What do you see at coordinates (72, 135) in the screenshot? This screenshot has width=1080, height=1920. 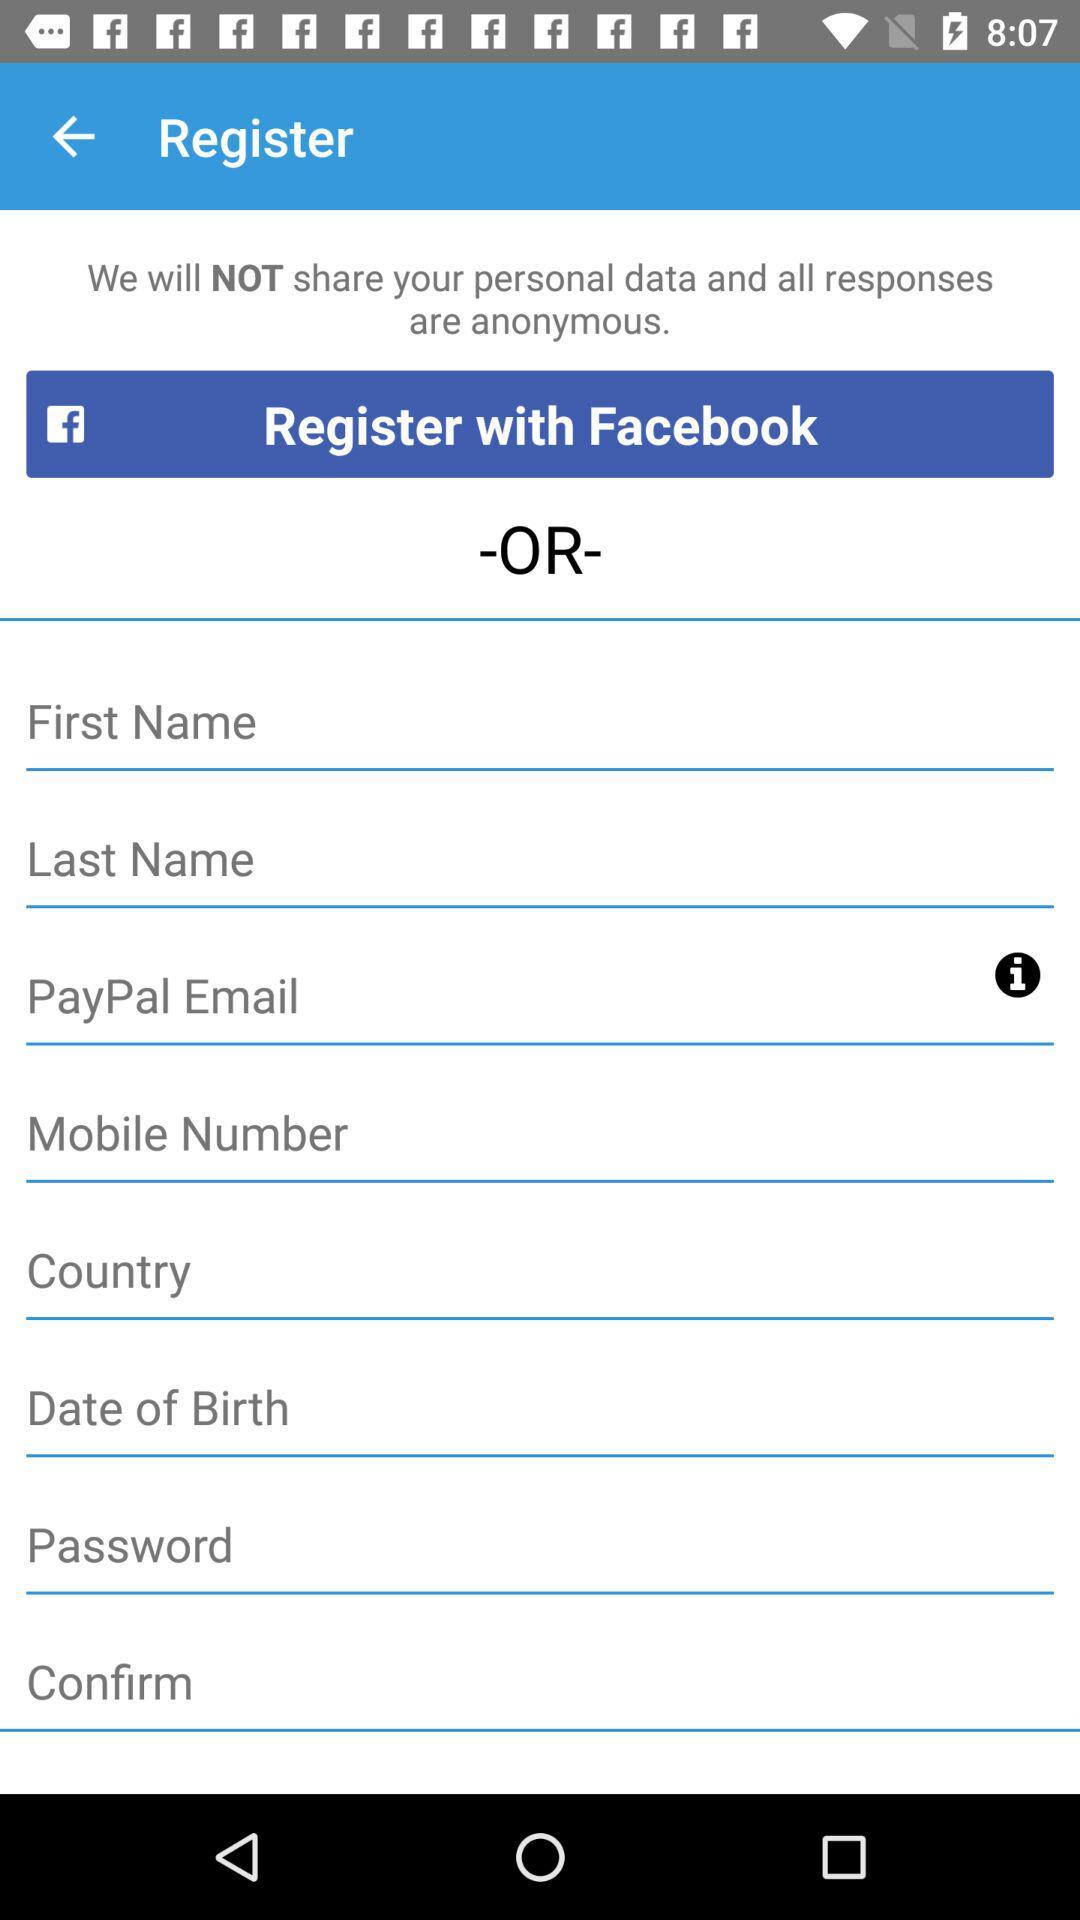 I see `item next to the register app` at bounding box center [72, 135].